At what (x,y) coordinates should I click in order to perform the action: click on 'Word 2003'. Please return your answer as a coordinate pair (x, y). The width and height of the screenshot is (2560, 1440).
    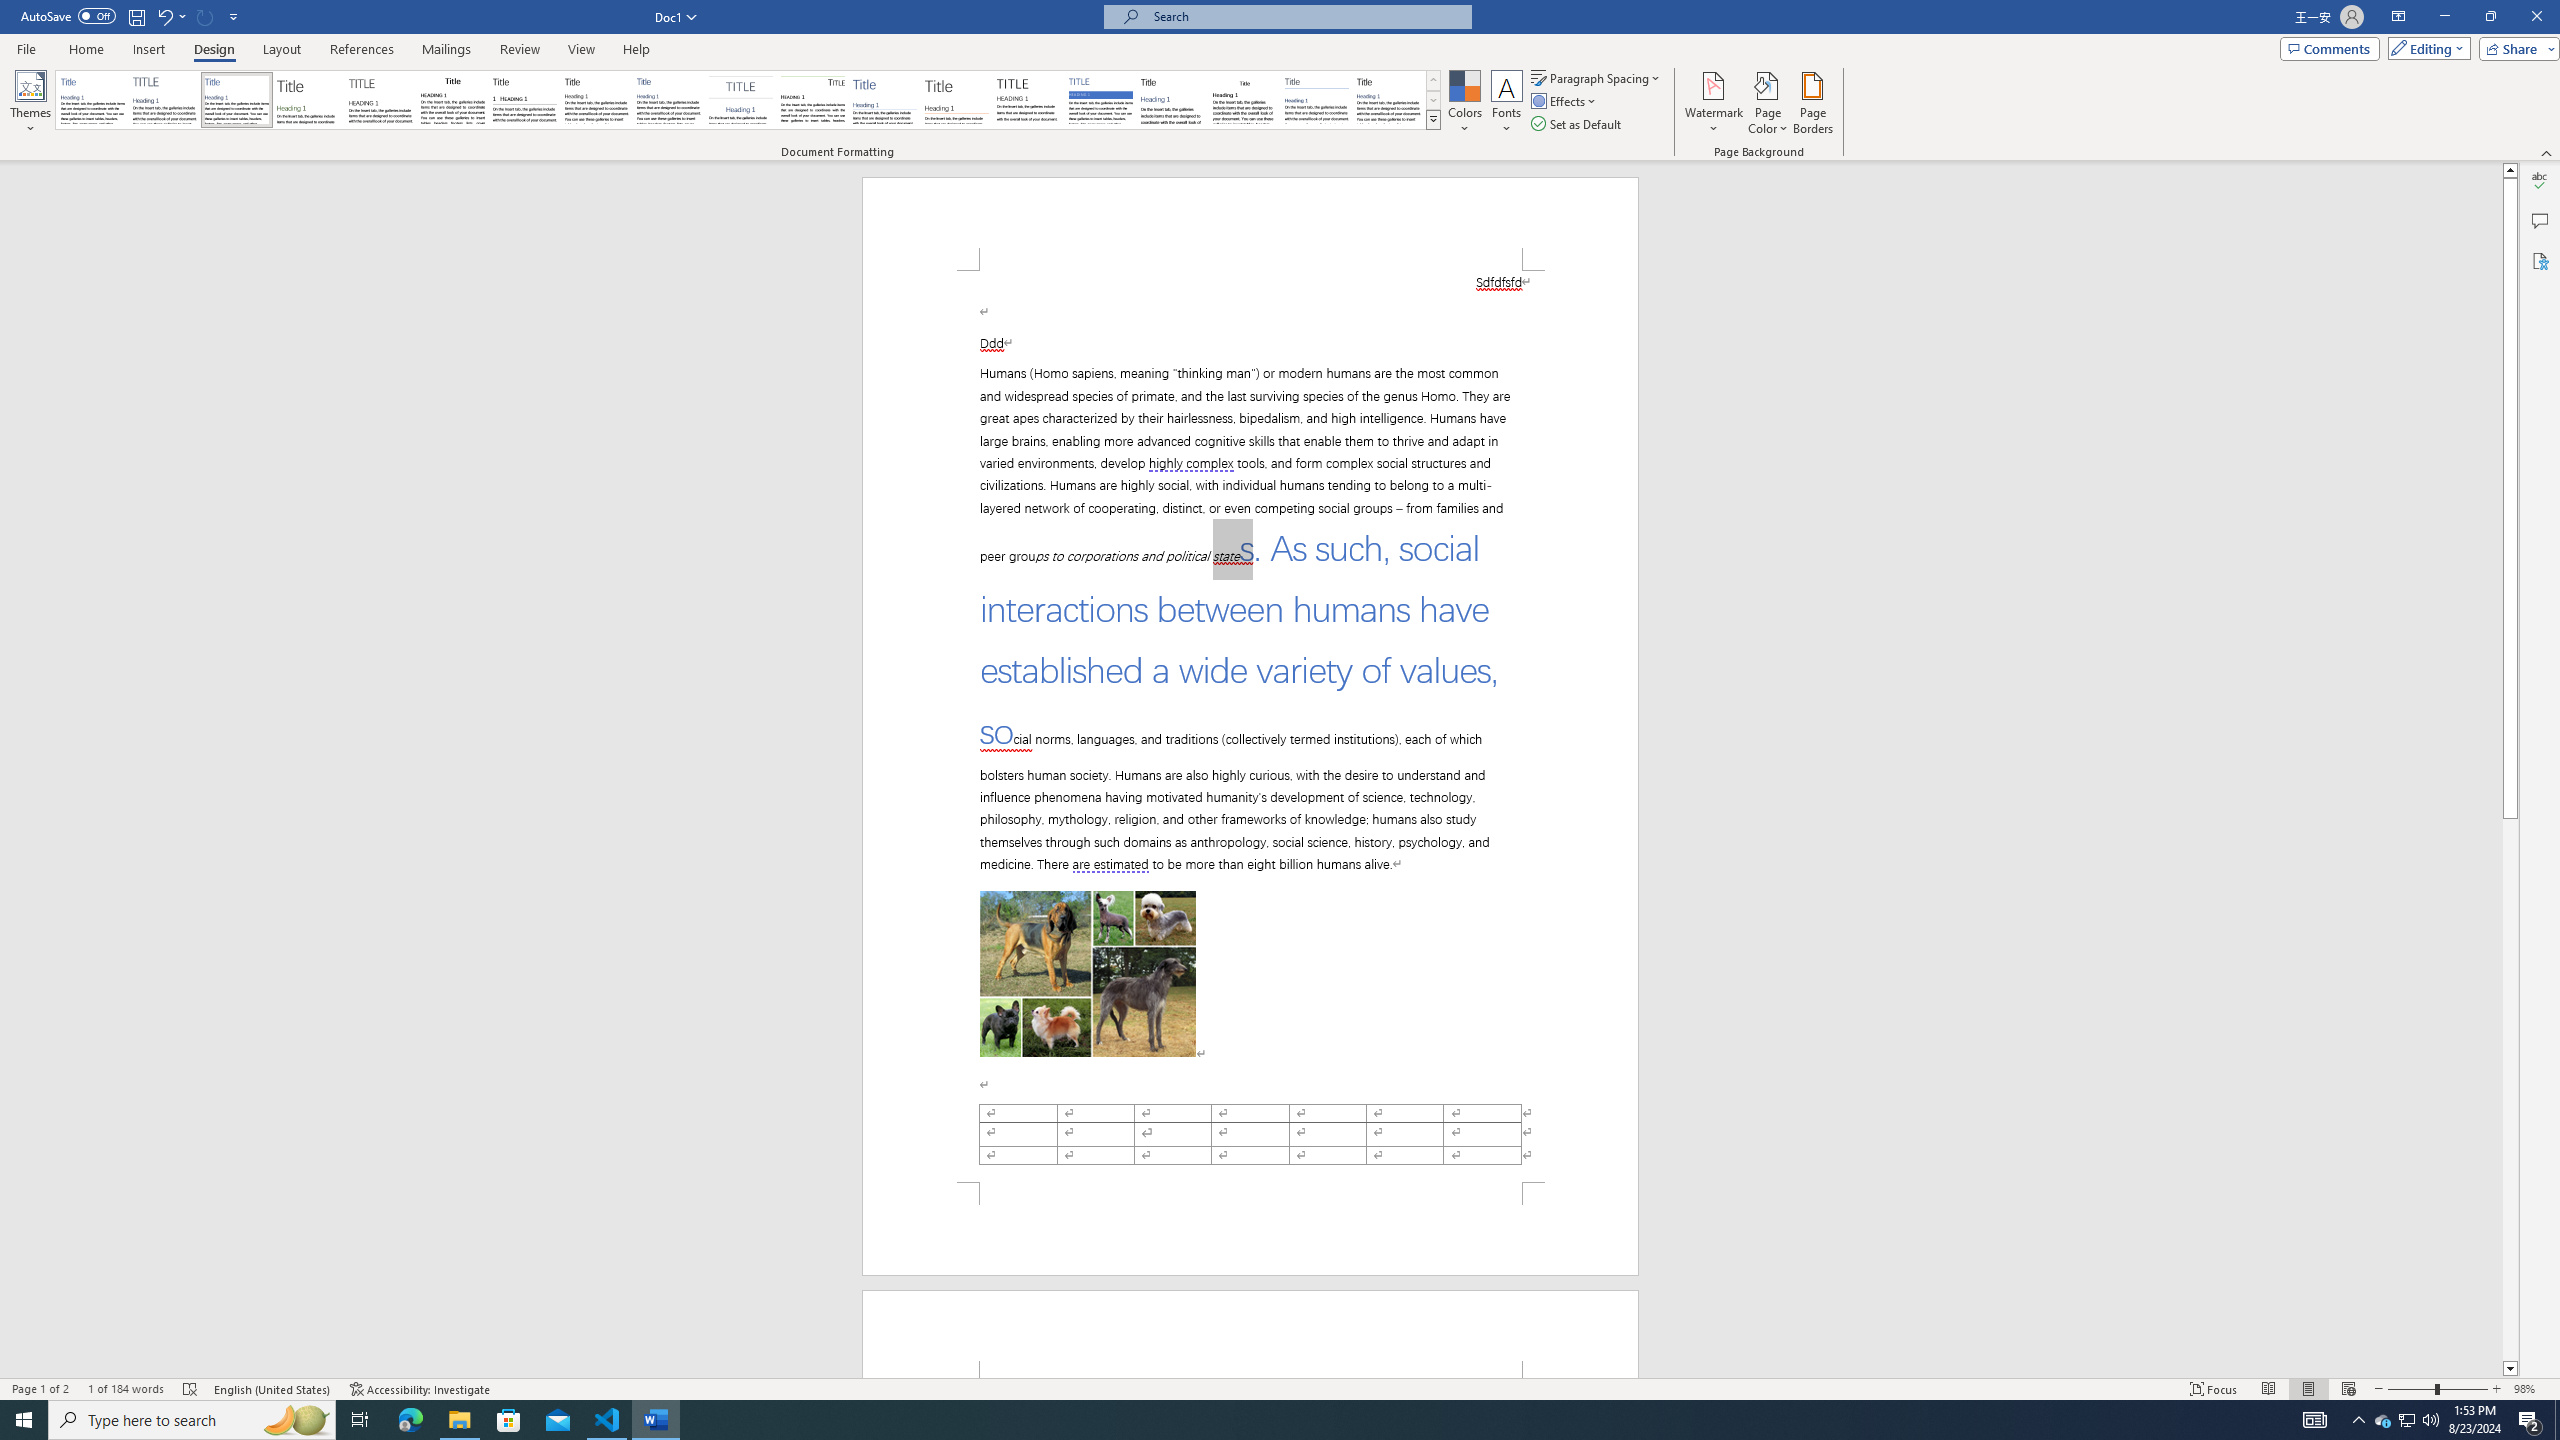
    Looking at the image, I should click on (1243, 99).